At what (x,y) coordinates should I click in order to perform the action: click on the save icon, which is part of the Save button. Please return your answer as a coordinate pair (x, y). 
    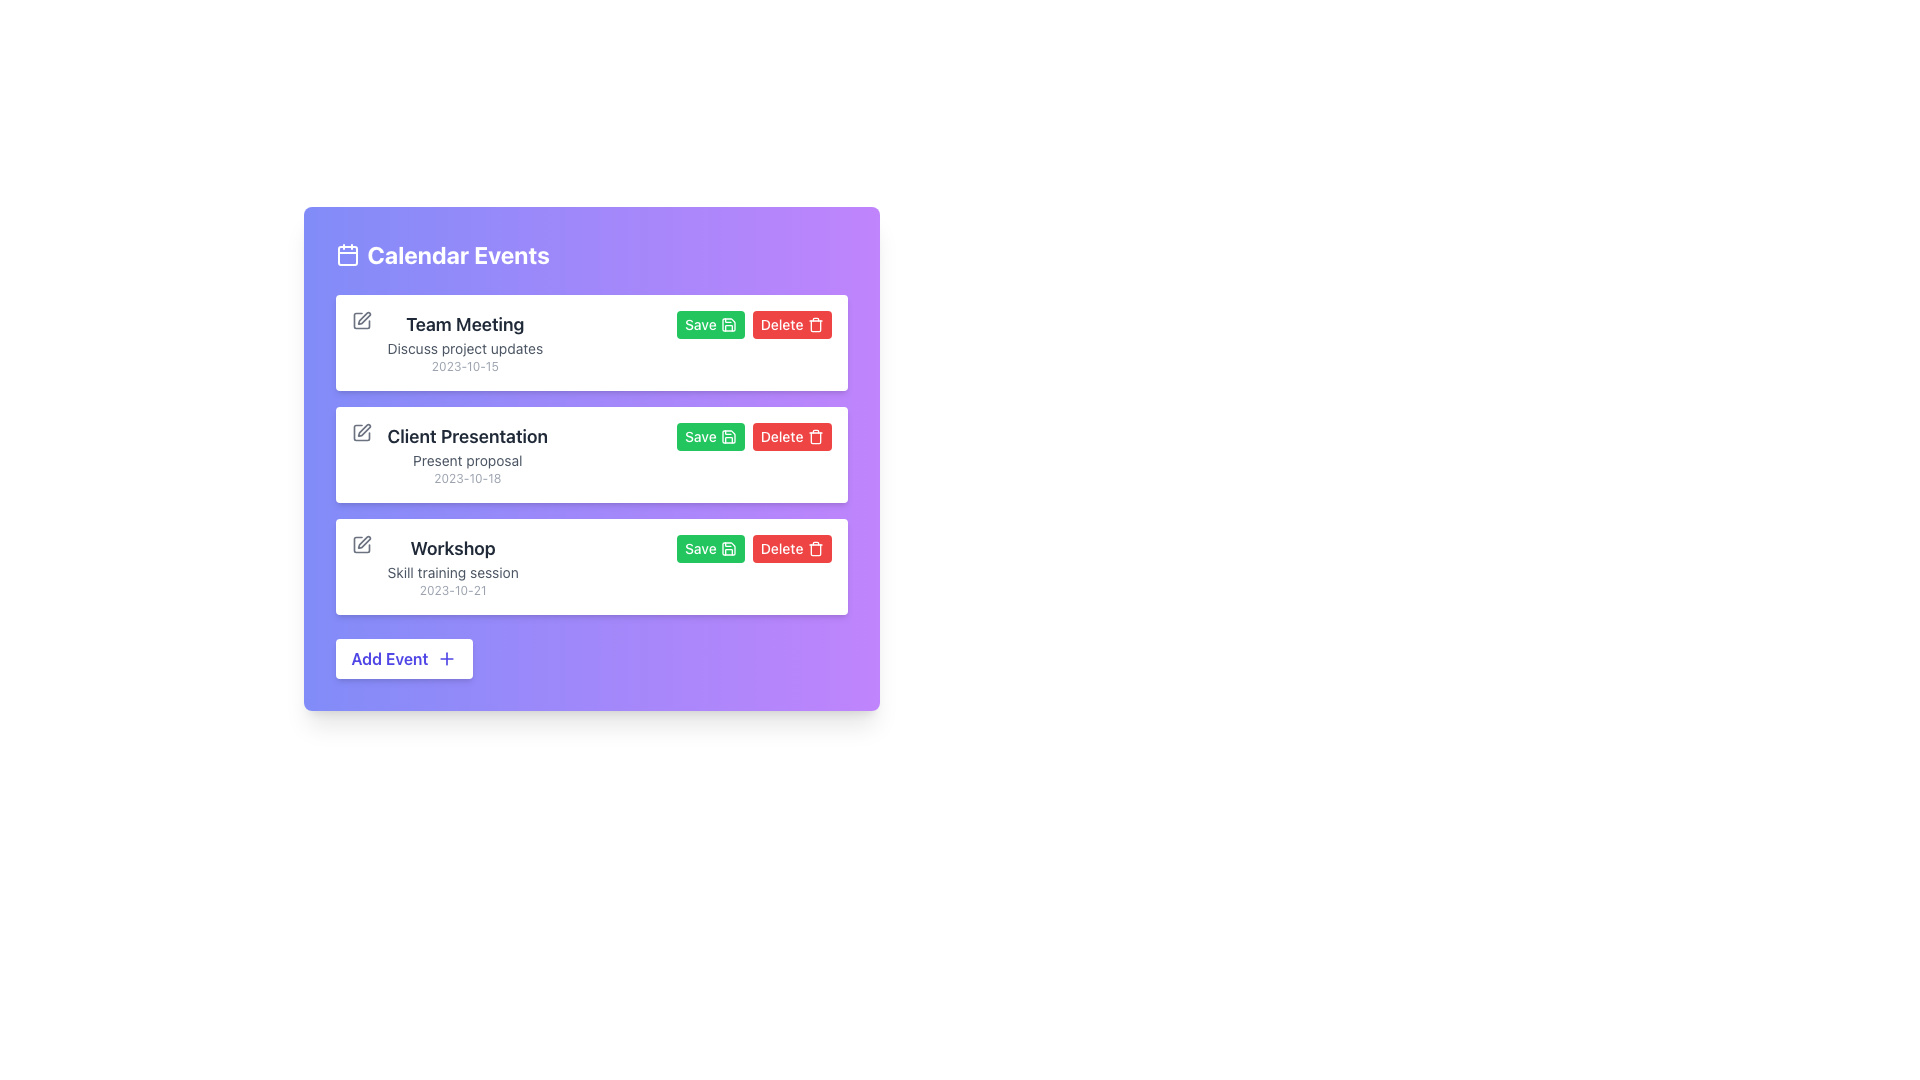
    Looking at the image, I should click on (727, 323).